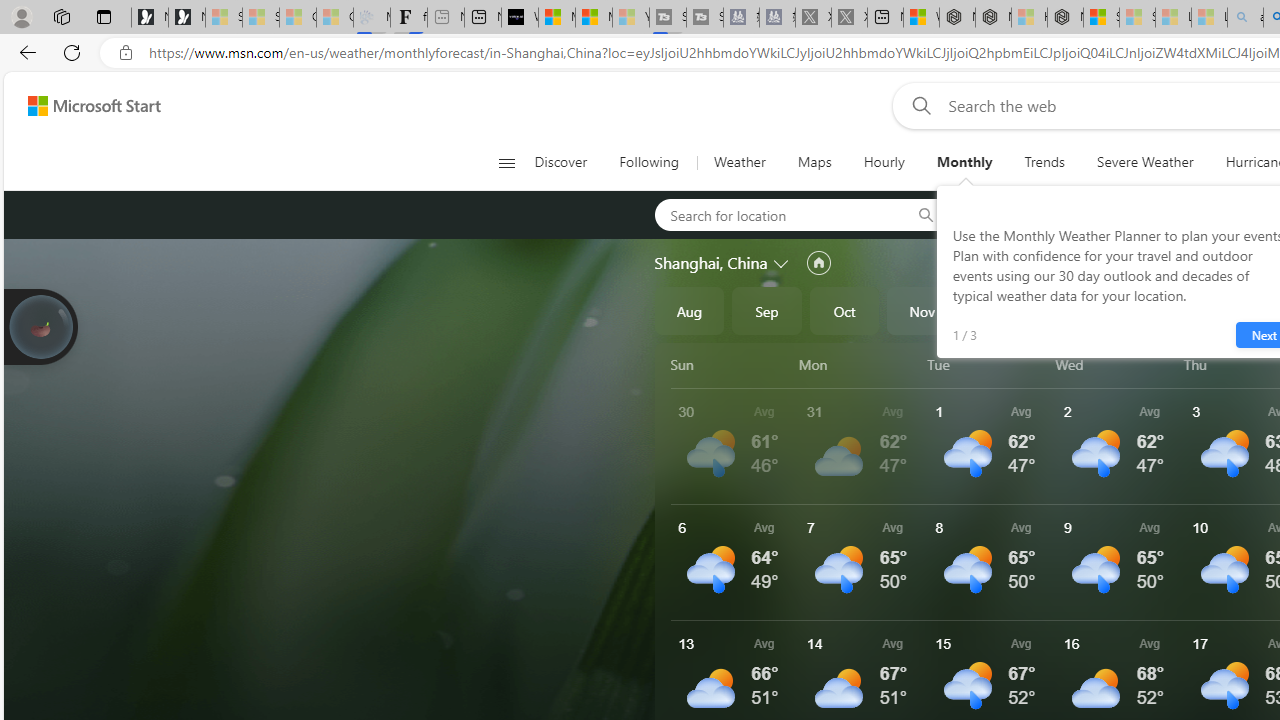  What do you see at coordinates (818, 262) in the screenshot?
I see `'Set as primary location'` at bounding box center [818, 262].